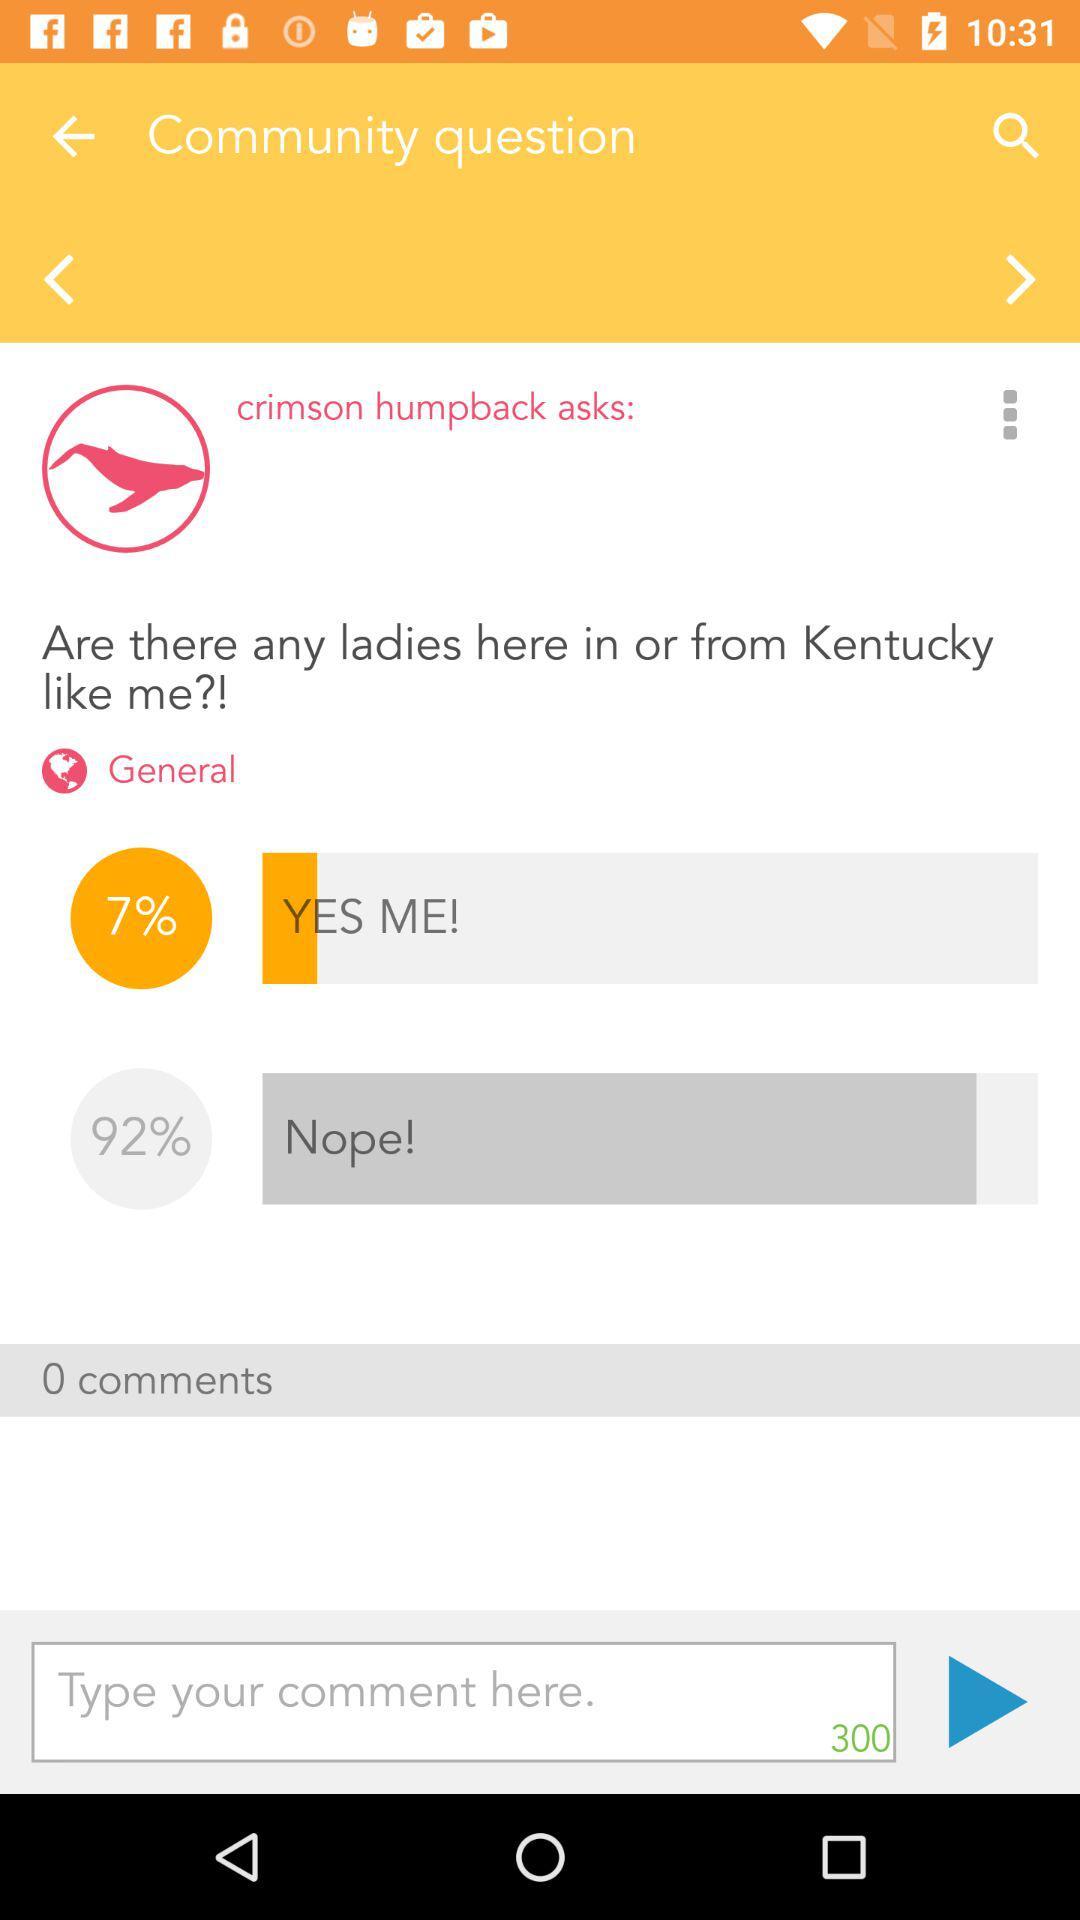  What do you see at coordinates (72, 135) in the screenshot?
I see `the item next to the community question item` at bounding box center [72, 135].